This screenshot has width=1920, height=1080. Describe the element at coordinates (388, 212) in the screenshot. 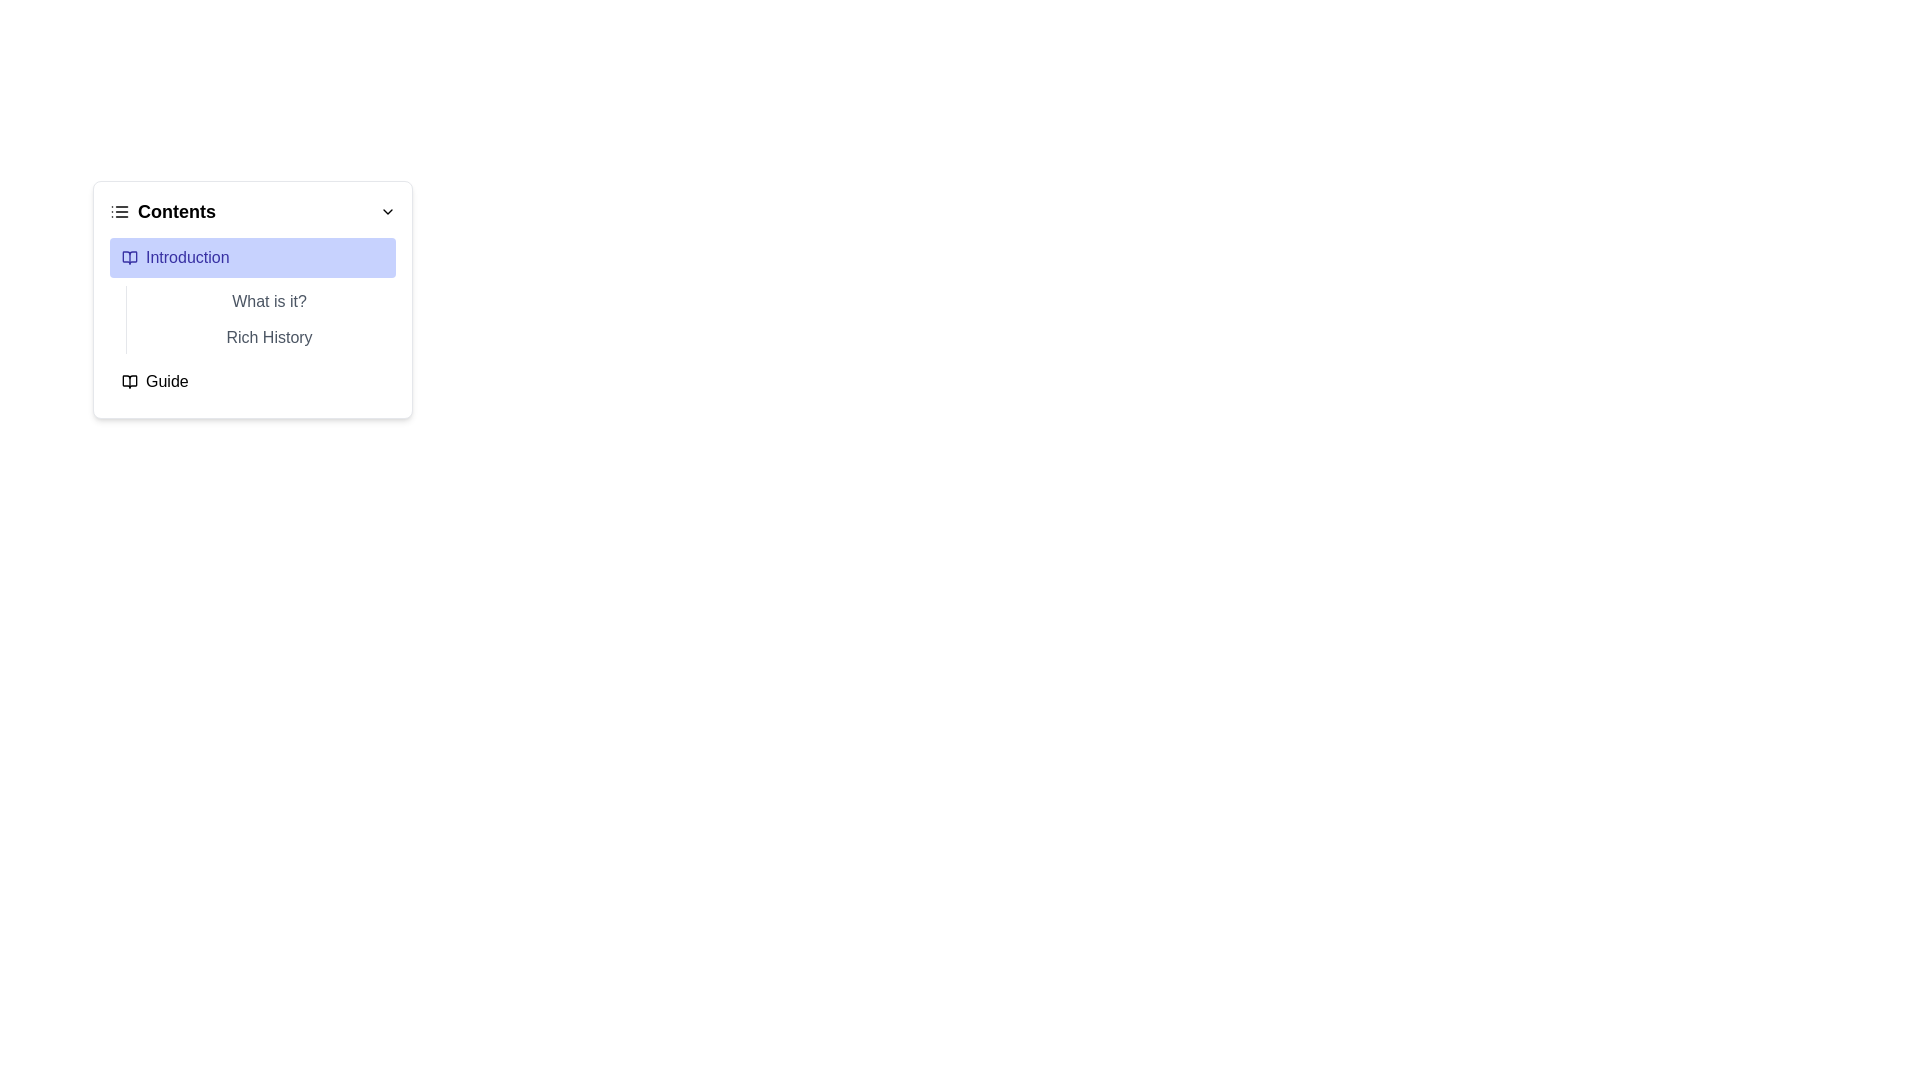

I see `the toggle icon in the header section labeled 'Contents'` at that location.